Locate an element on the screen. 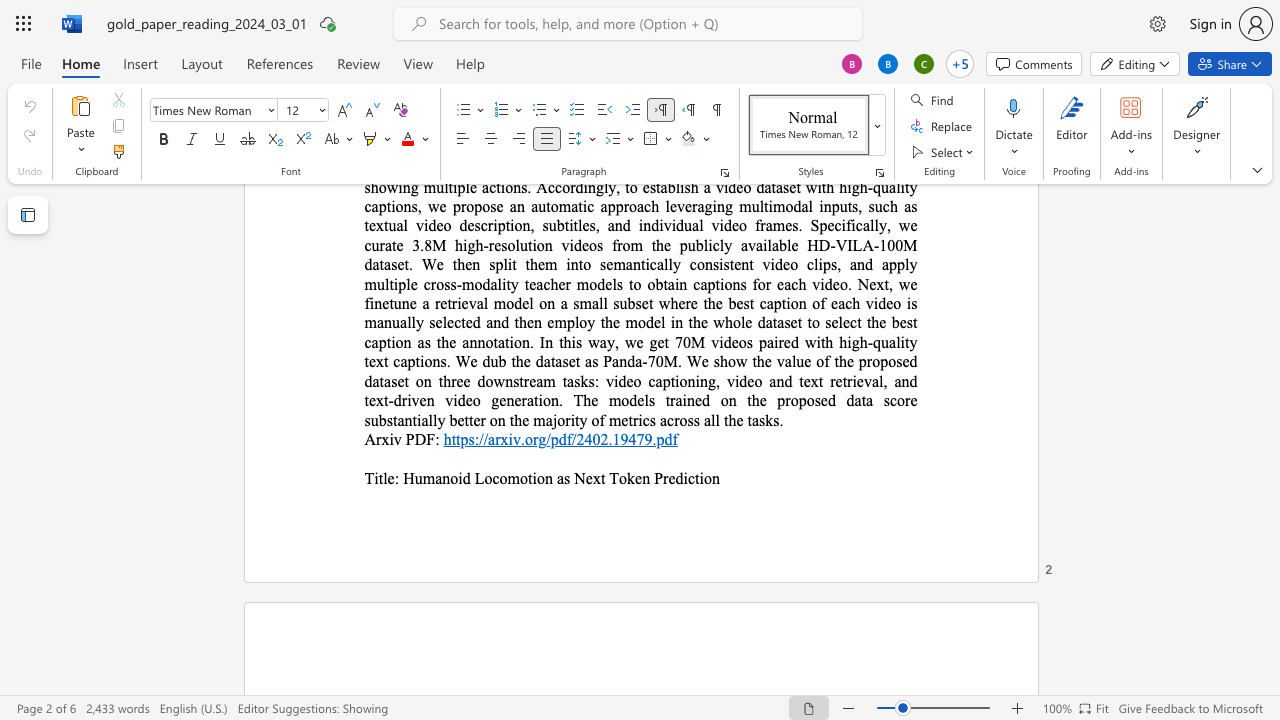  the space between the continuous character "r" and "x" in the text is located at coordinates (501, 438).